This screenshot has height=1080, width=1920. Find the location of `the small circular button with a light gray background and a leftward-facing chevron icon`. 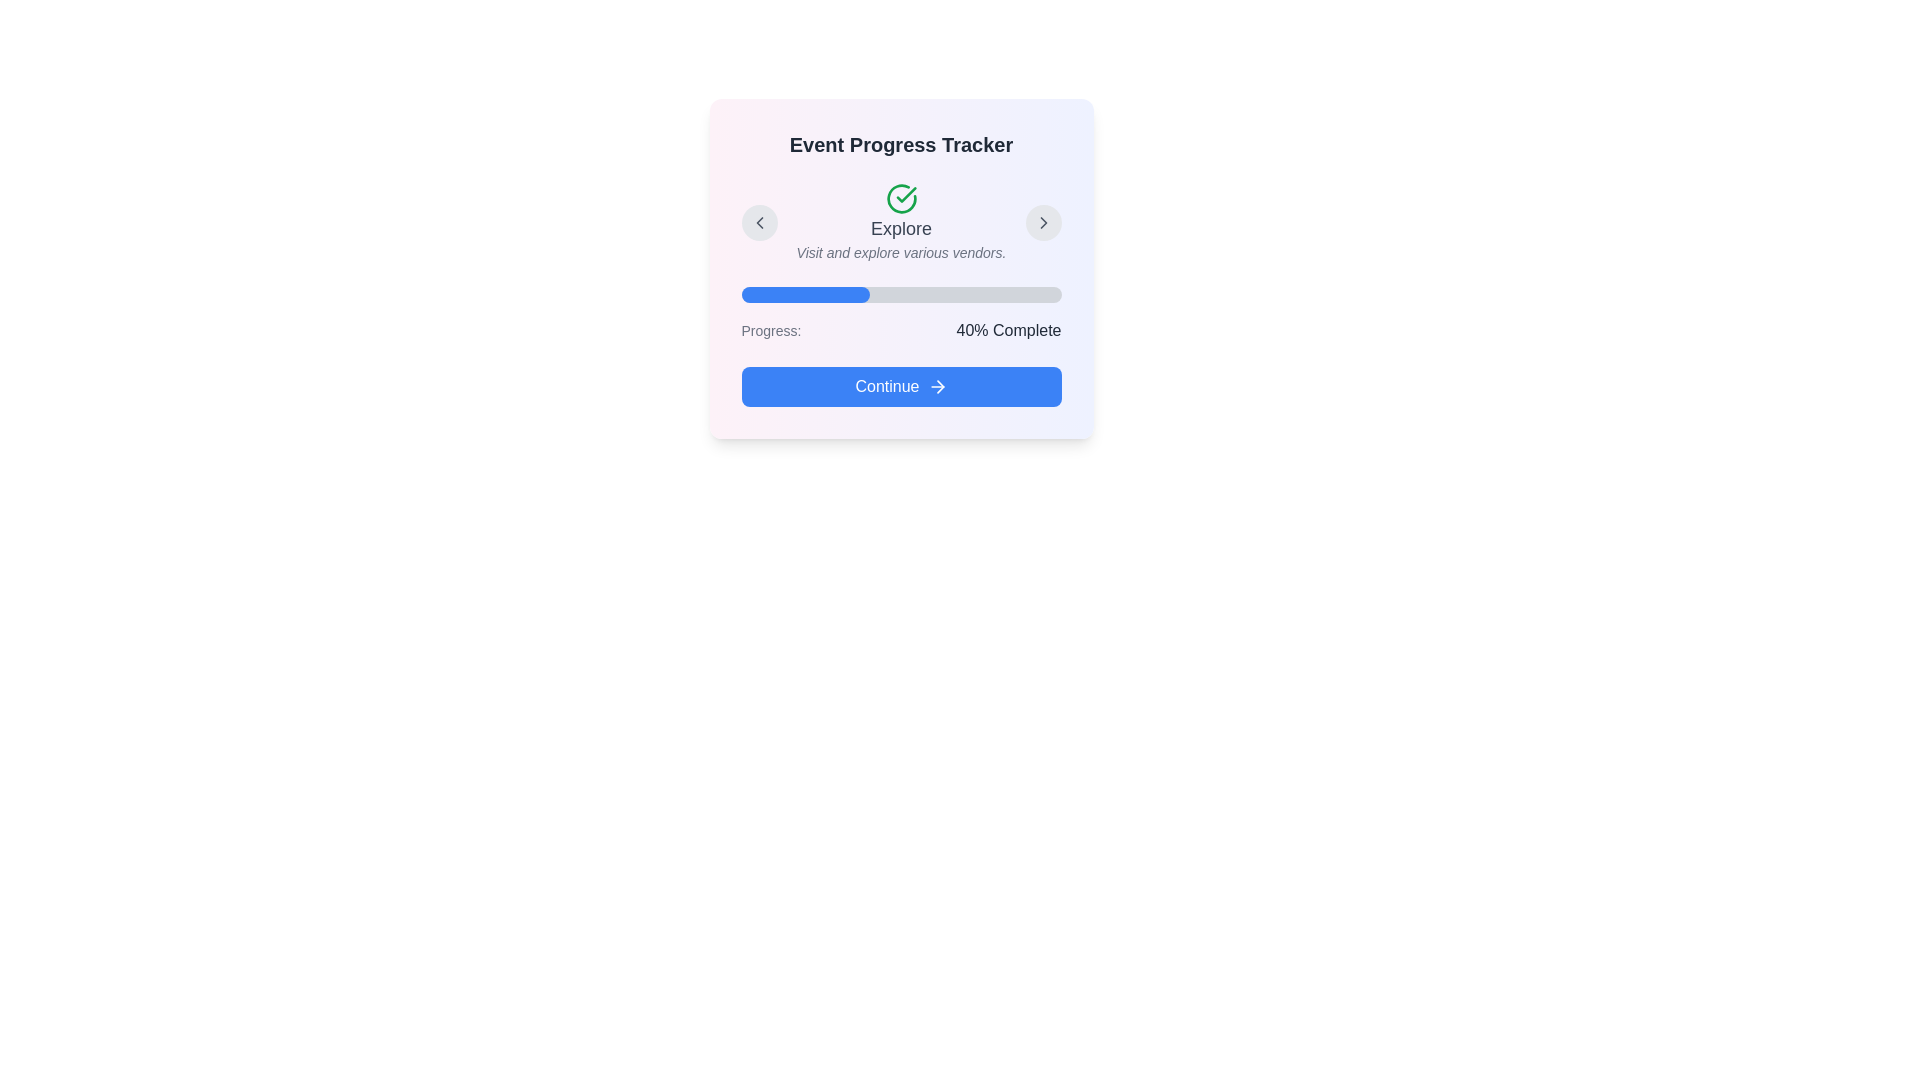

the small circular button with a light gray background and a leftward-facing chevron icon is located at coordinates (758, 223).